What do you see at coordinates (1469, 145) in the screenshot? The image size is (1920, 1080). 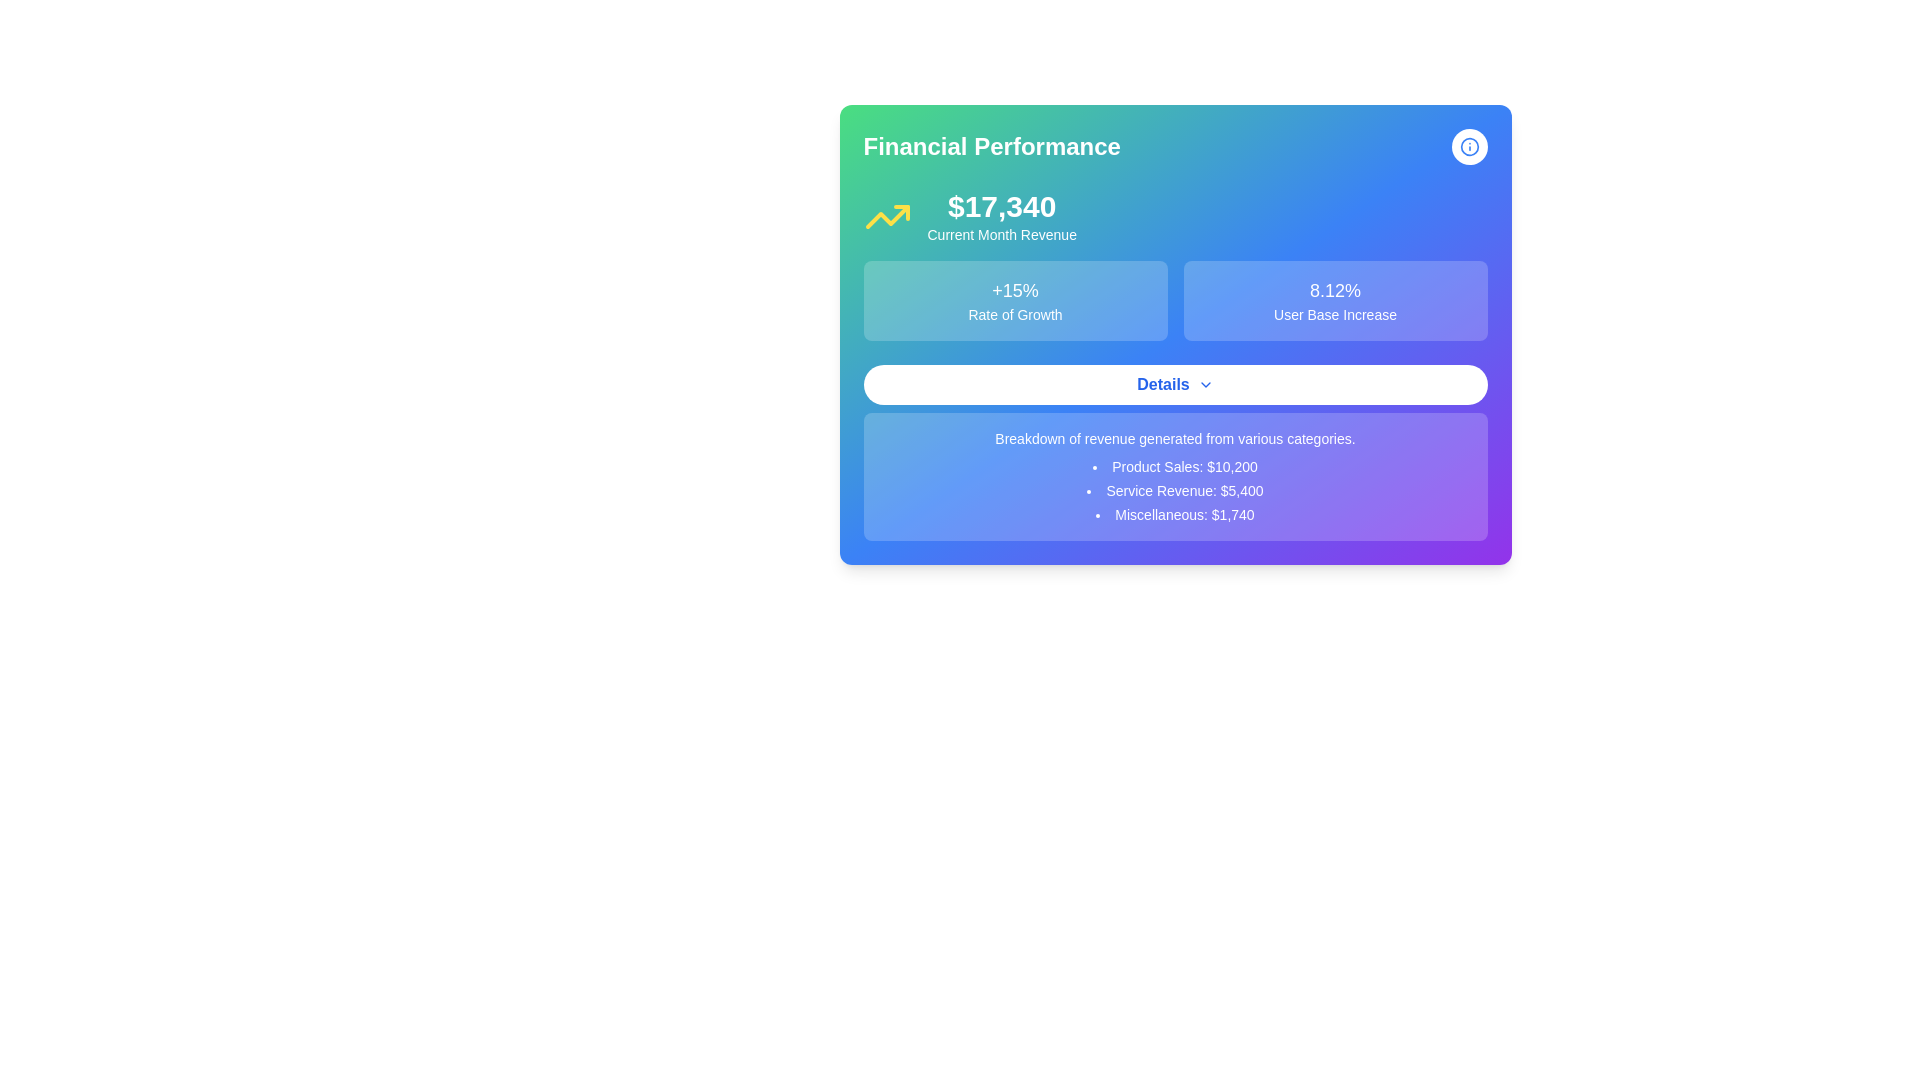 I see `SVG circle element of the information icon located at the top-right corner of the card for debugging or styling purposes` at bounding box center [1469, 145].